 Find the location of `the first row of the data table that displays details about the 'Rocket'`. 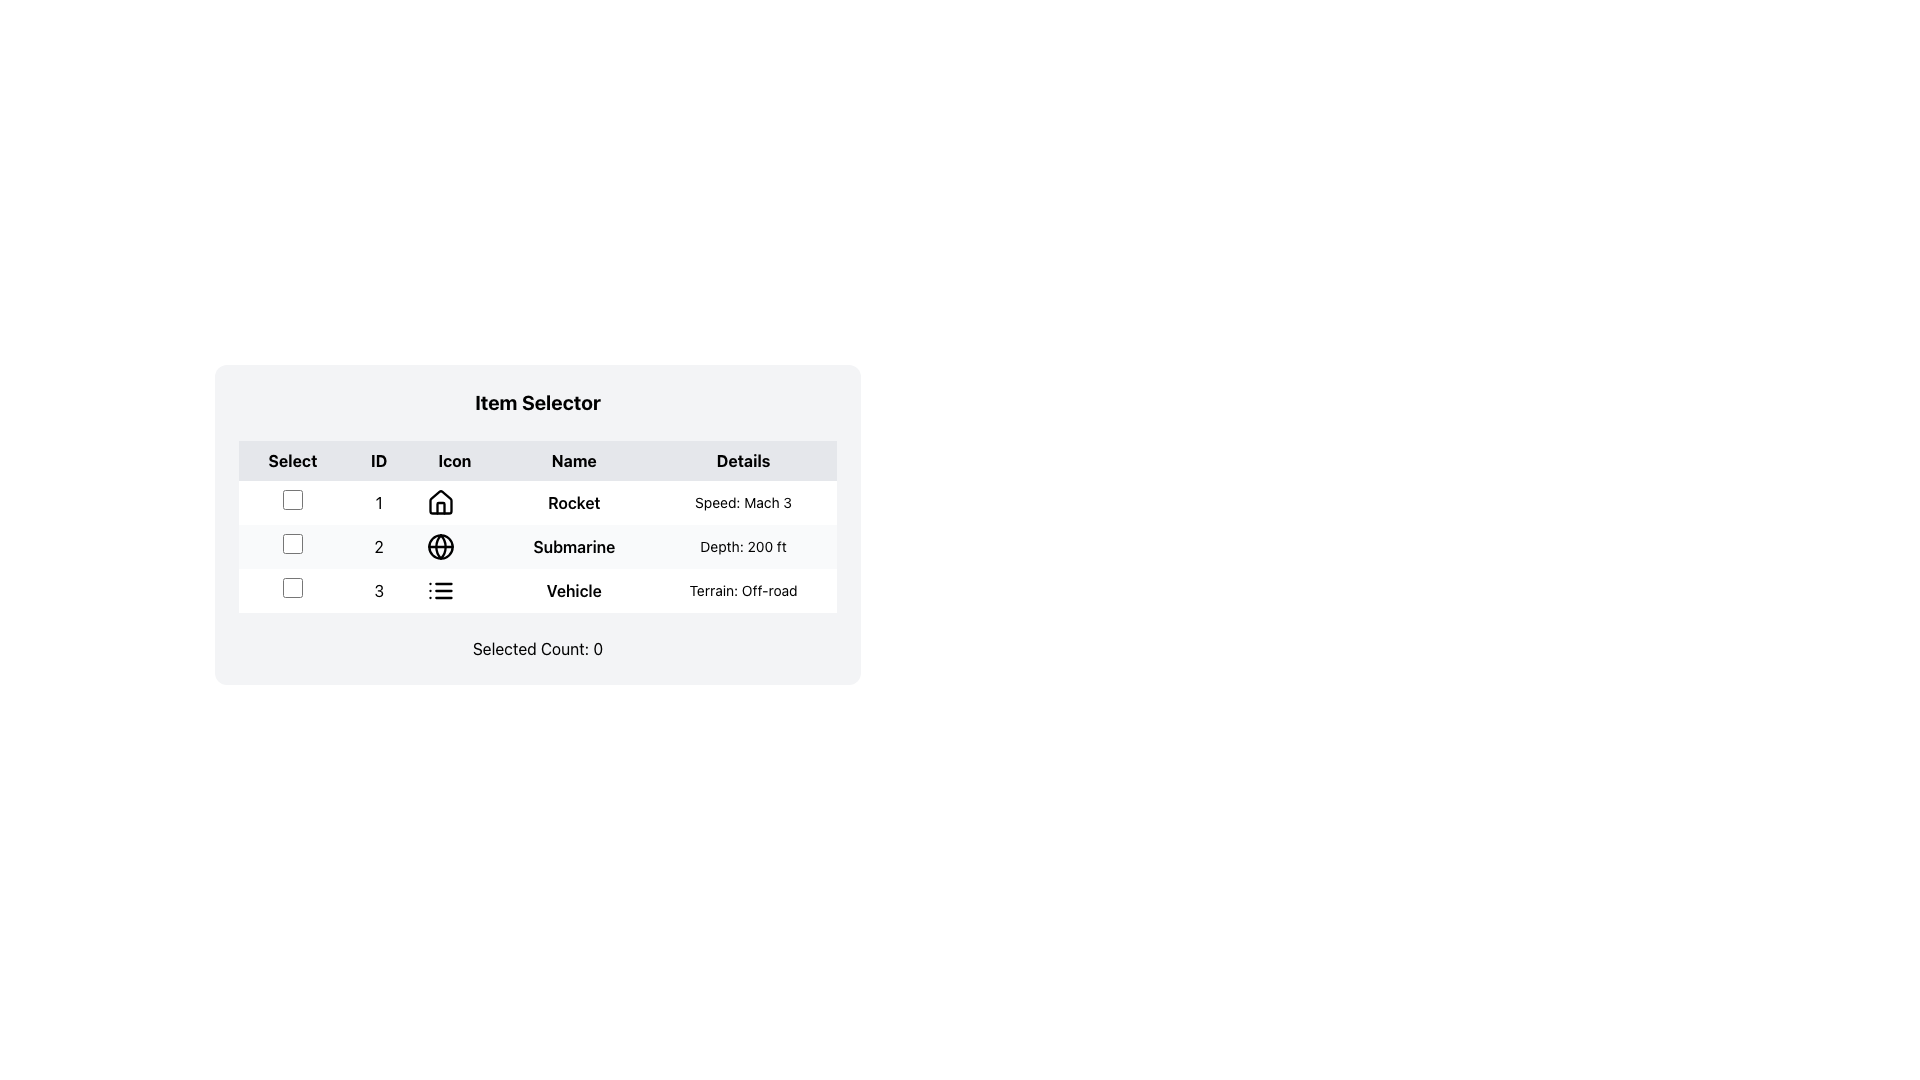

the first row of the data table that displays details about the 'Rocket' is located at coordinates (537, 501).